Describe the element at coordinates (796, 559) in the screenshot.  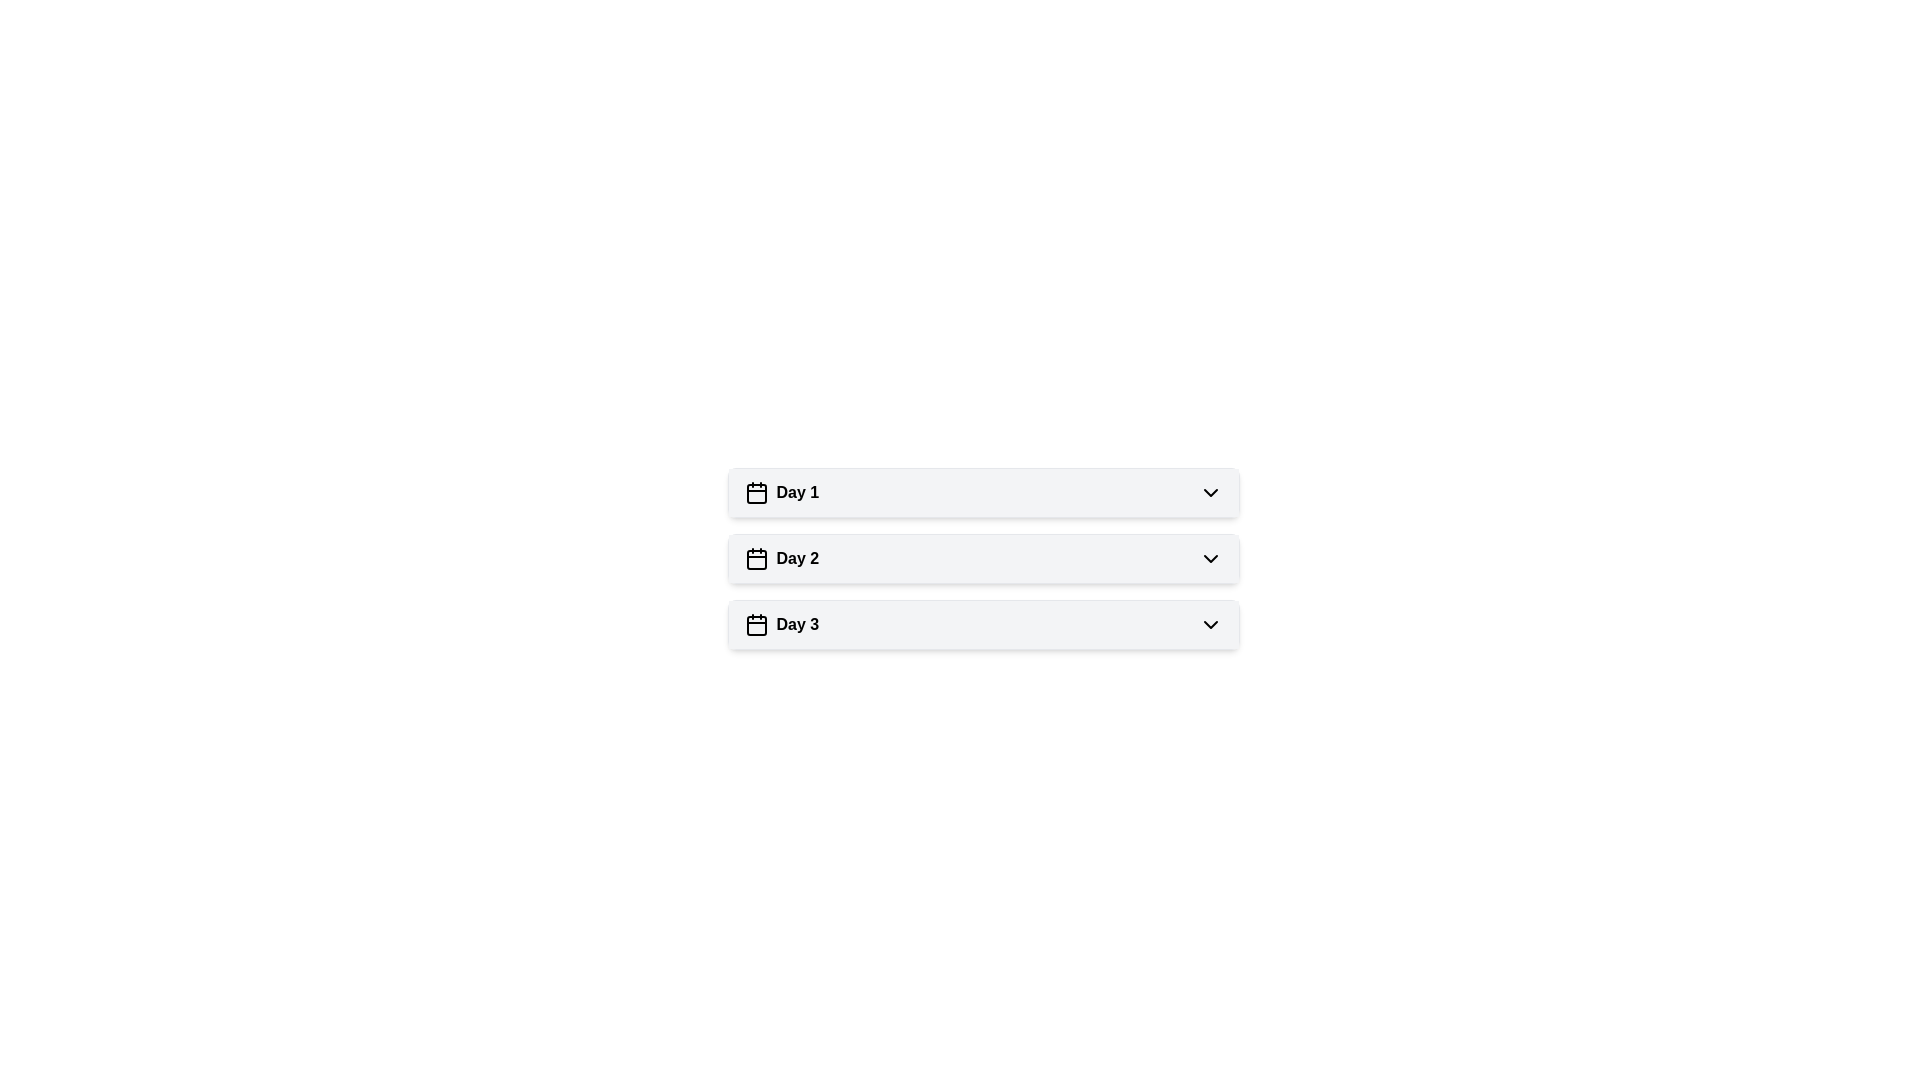
I see `the Text label indicating 'Day 2' to associate it with its corresponding label in the vertically aligned list of components` at that location.